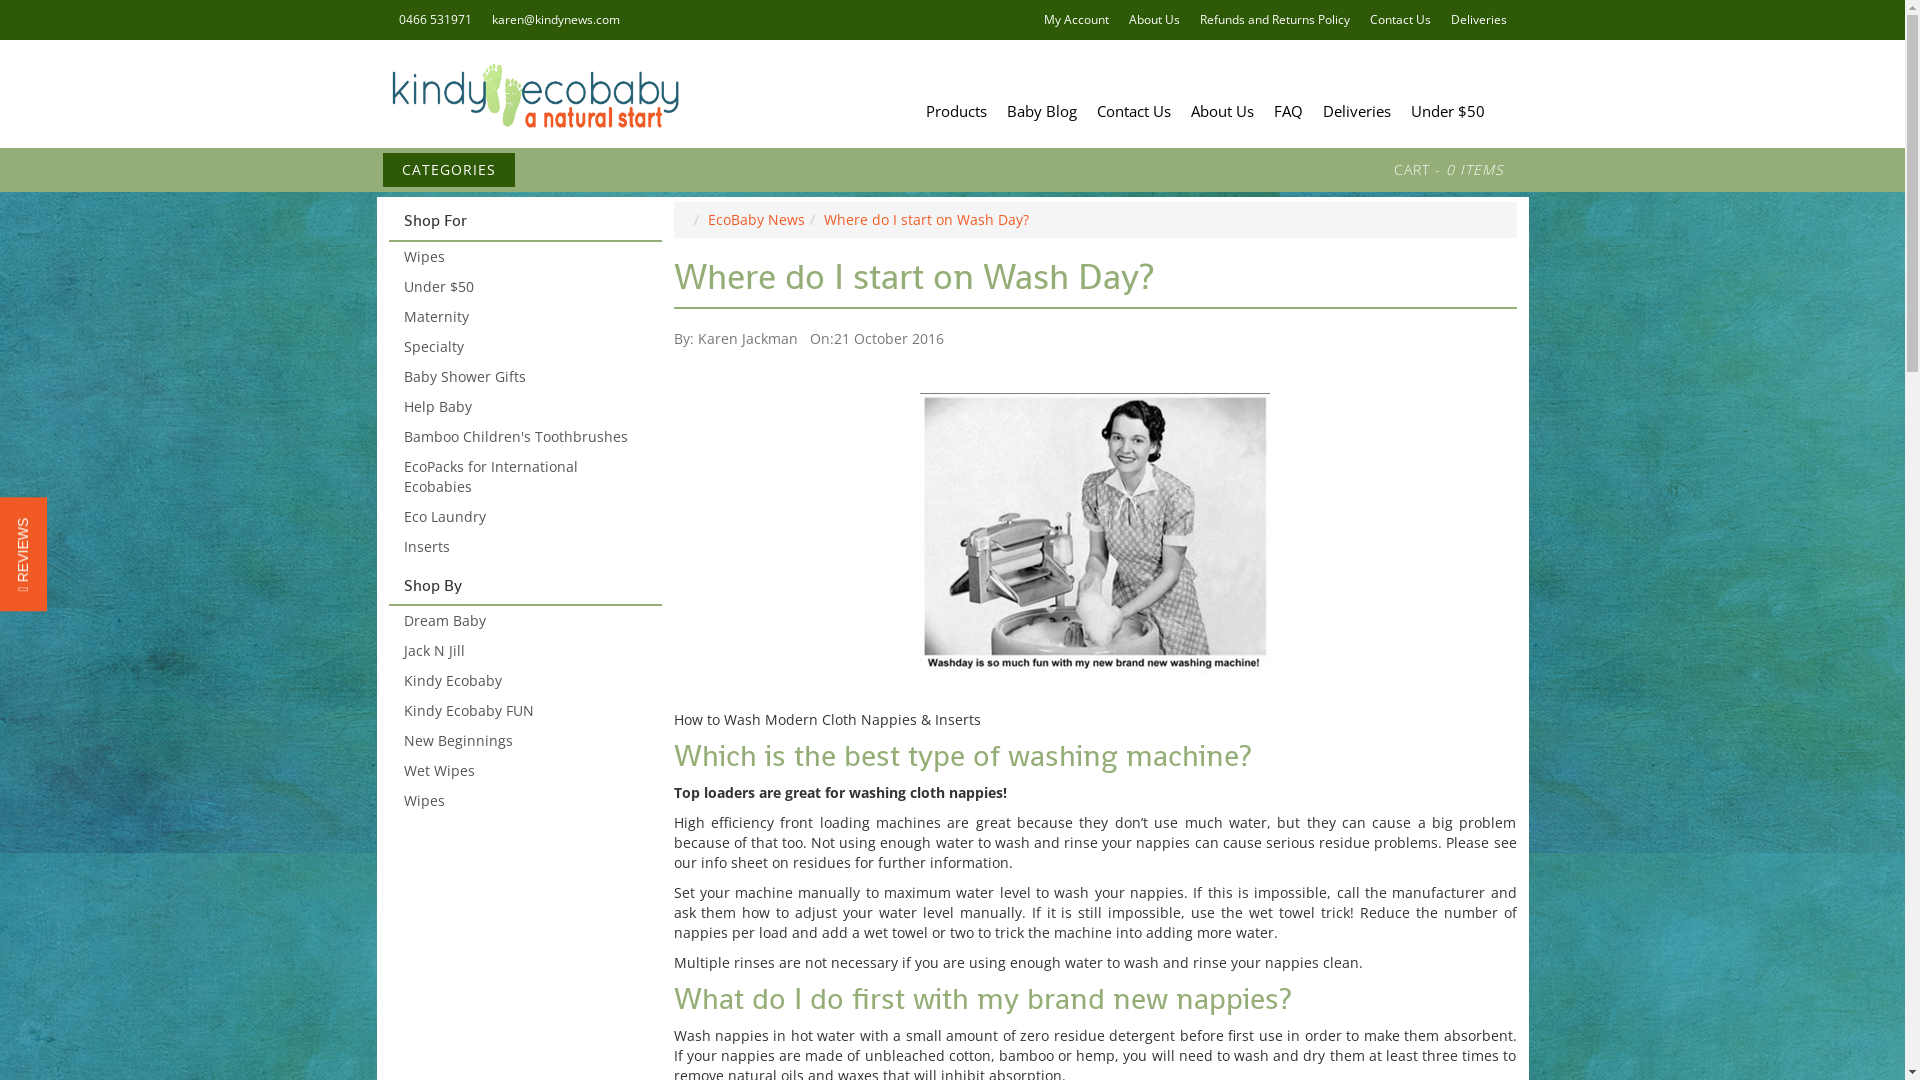 Image resolution: width=1920 pixels, height=1080 pixels. What do you see at coordinates (524, 286) in the screenshot?
I see `'Under $50'` at bounding box center [524, 286].